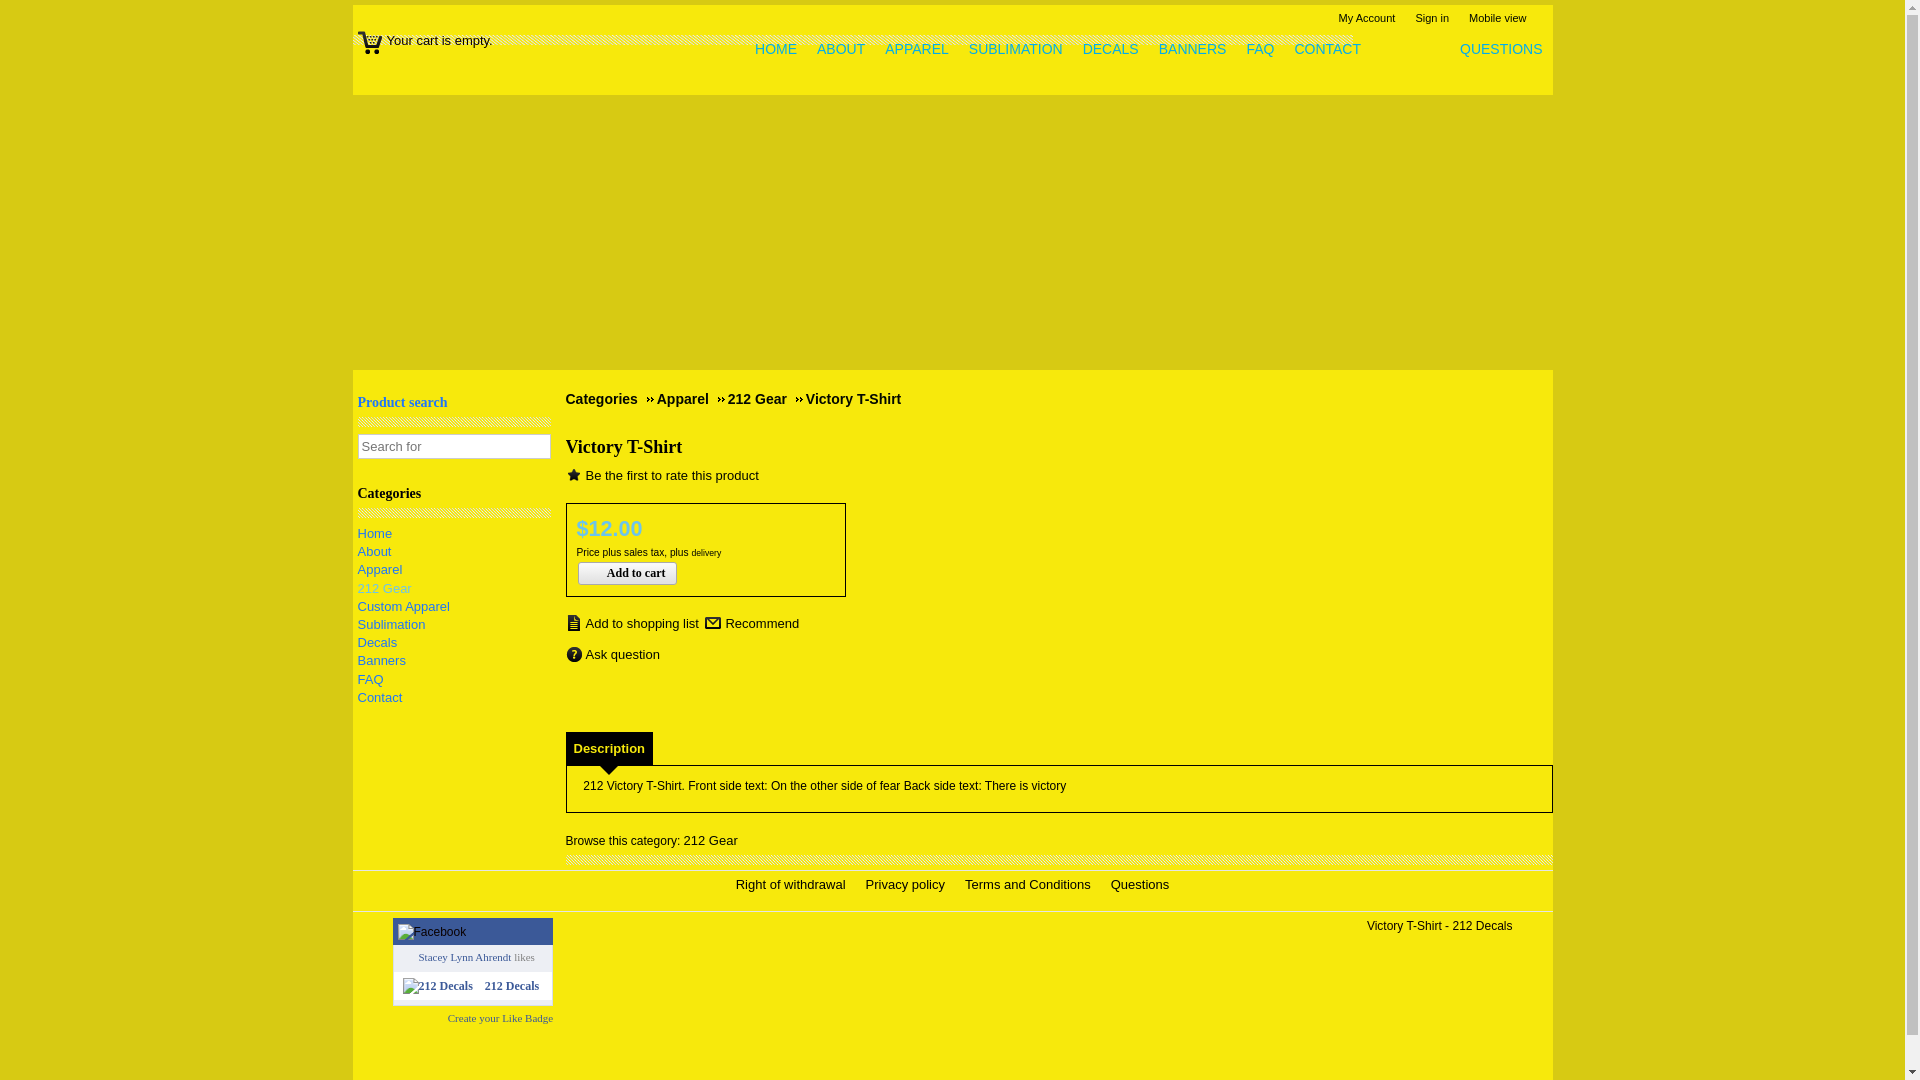 This screenshot has height=1080, width=1920. What do you see at coordinates (463, 955) in the screenshot?
I see `'Stacey Lynn Ahrendt'` at bounding box center [463, 955].